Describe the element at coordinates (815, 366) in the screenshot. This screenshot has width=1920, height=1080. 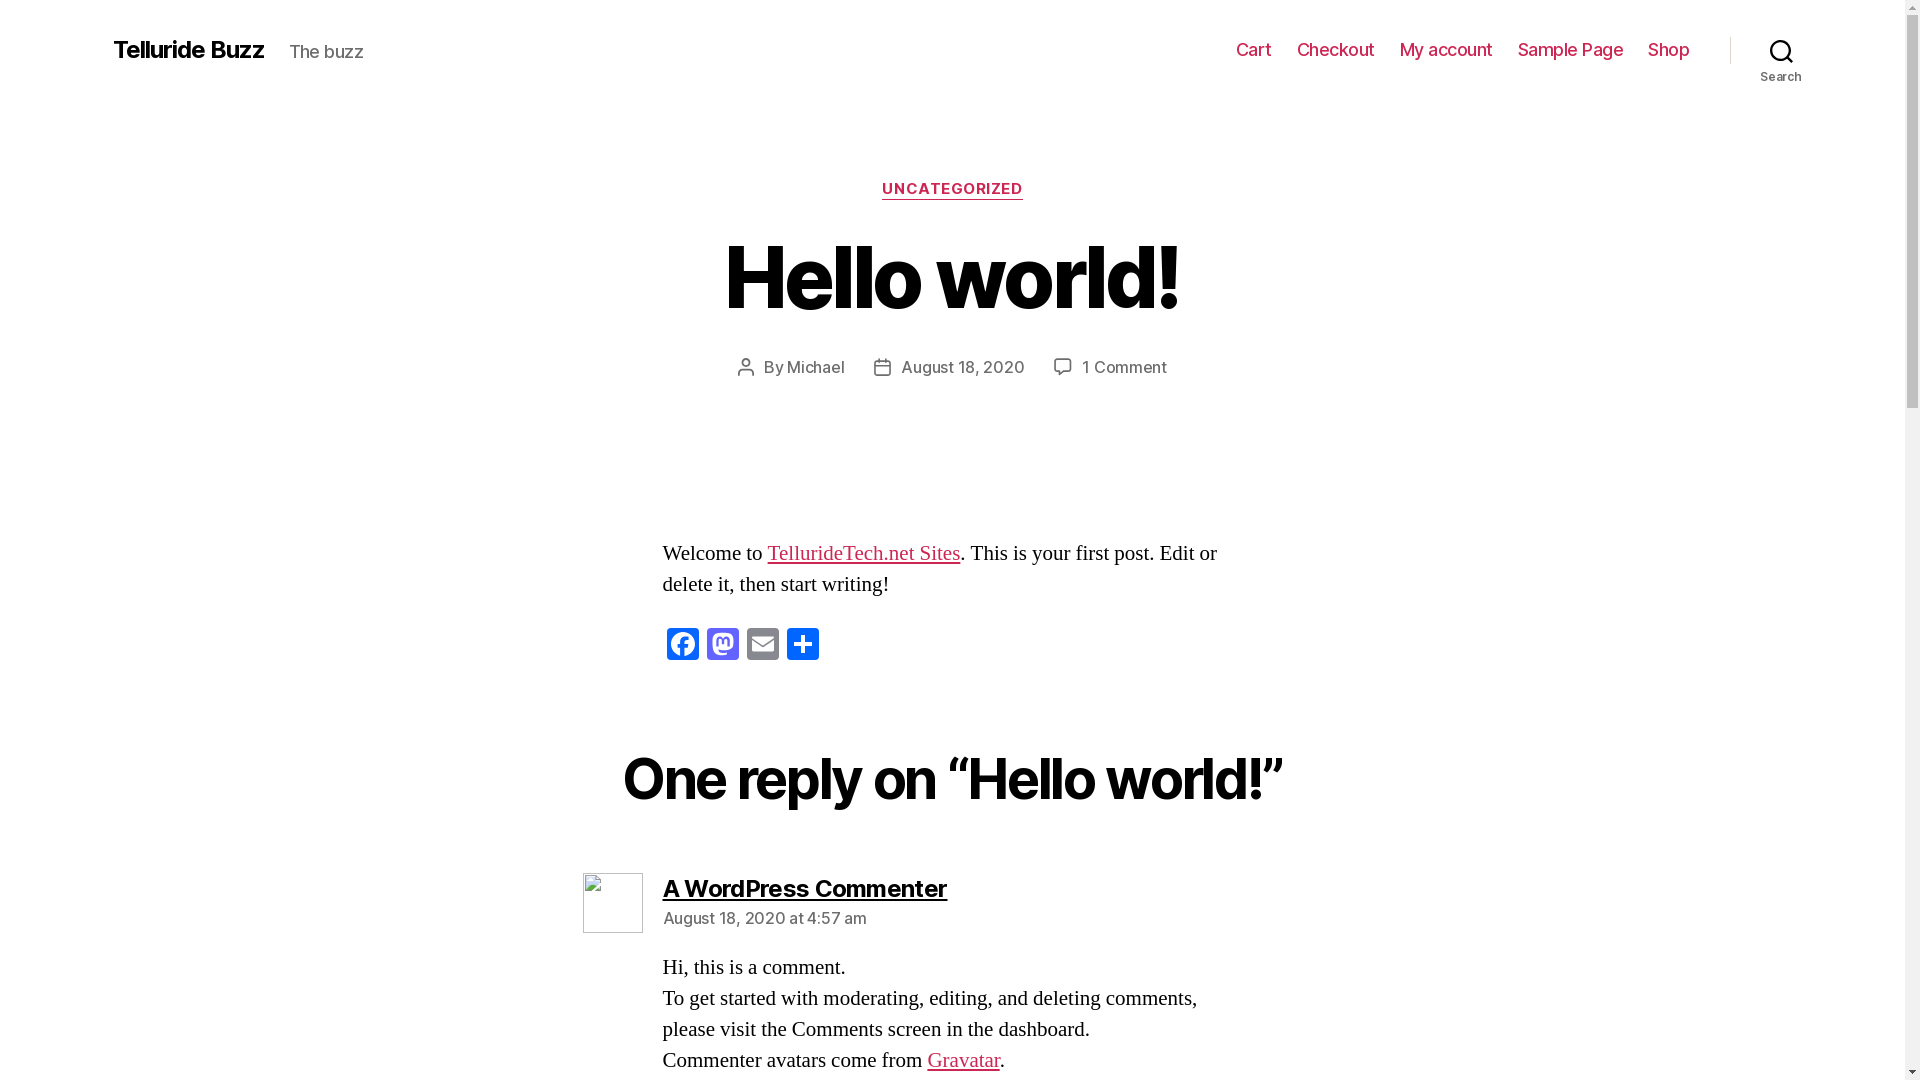
I see `'Michael'` at that location.